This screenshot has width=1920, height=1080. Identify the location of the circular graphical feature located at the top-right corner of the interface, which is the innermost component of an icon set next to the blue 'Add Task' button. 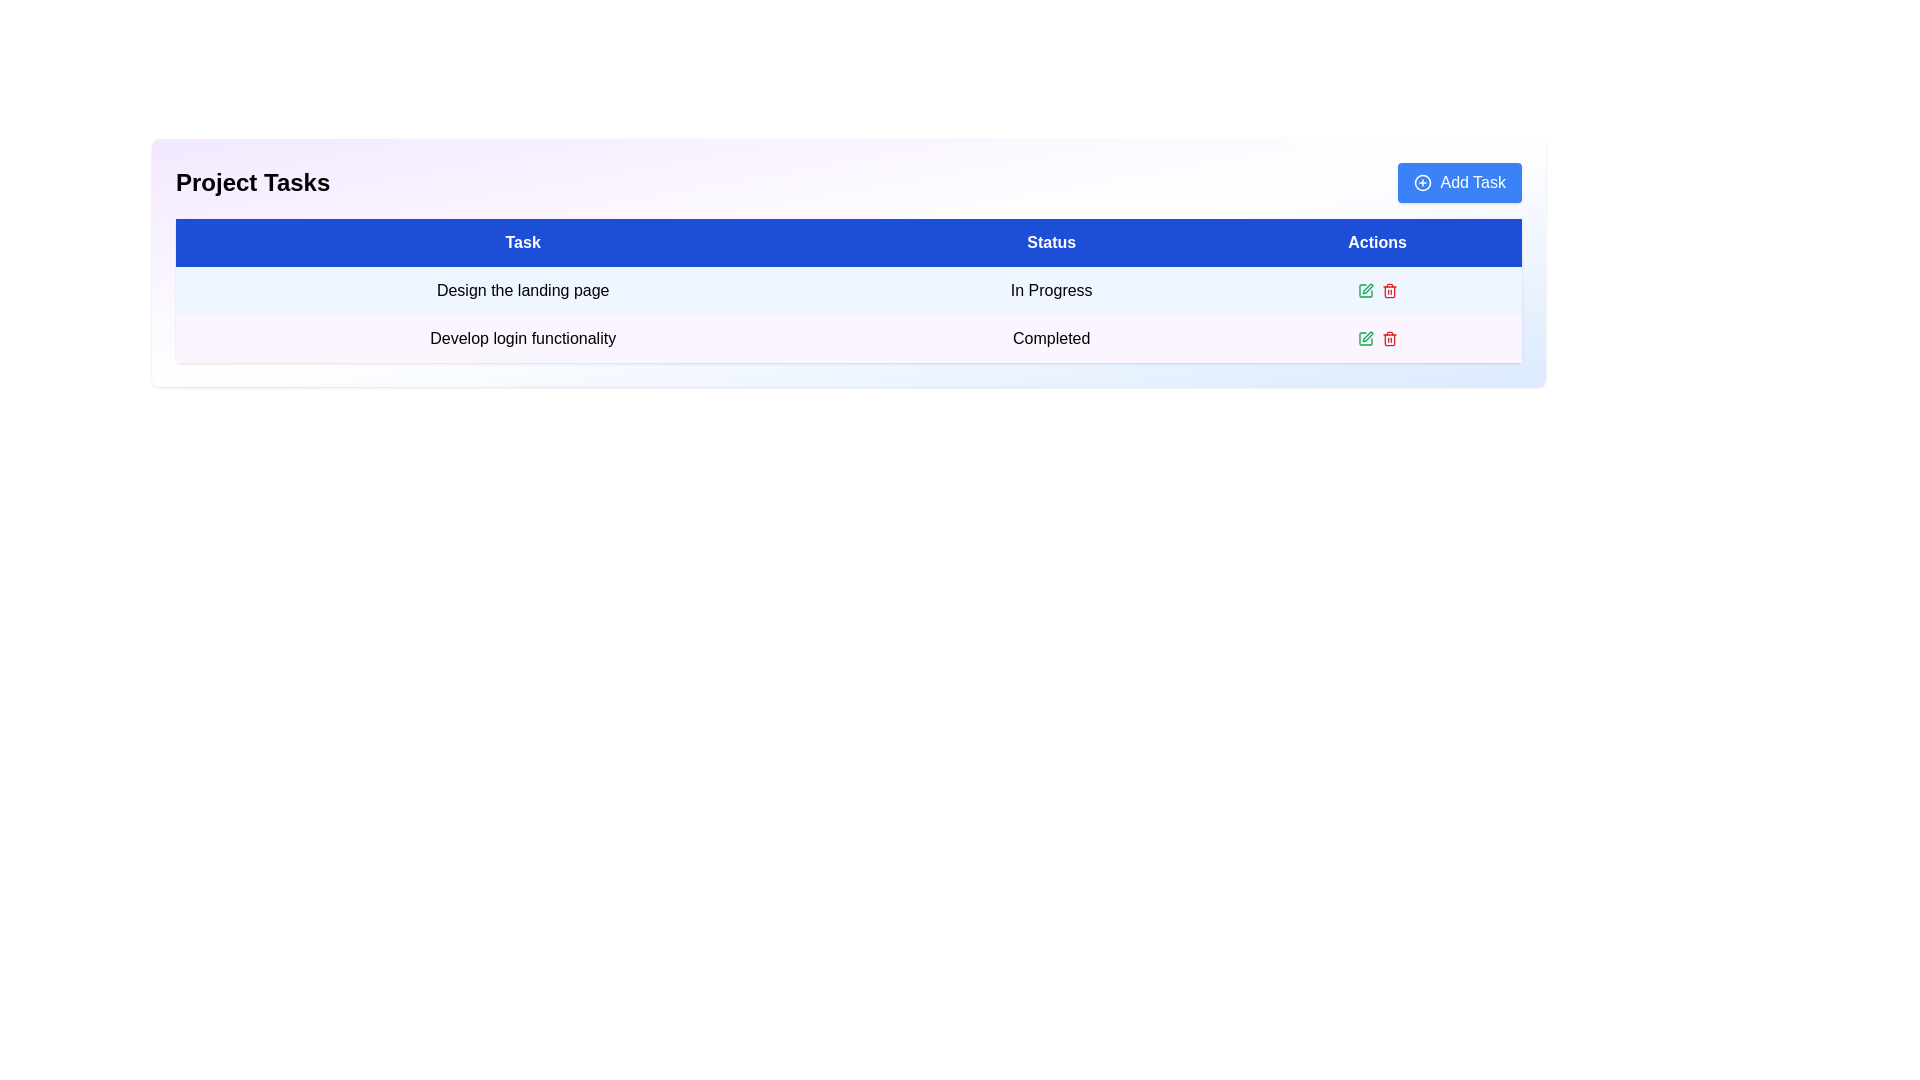
(1422, 182).